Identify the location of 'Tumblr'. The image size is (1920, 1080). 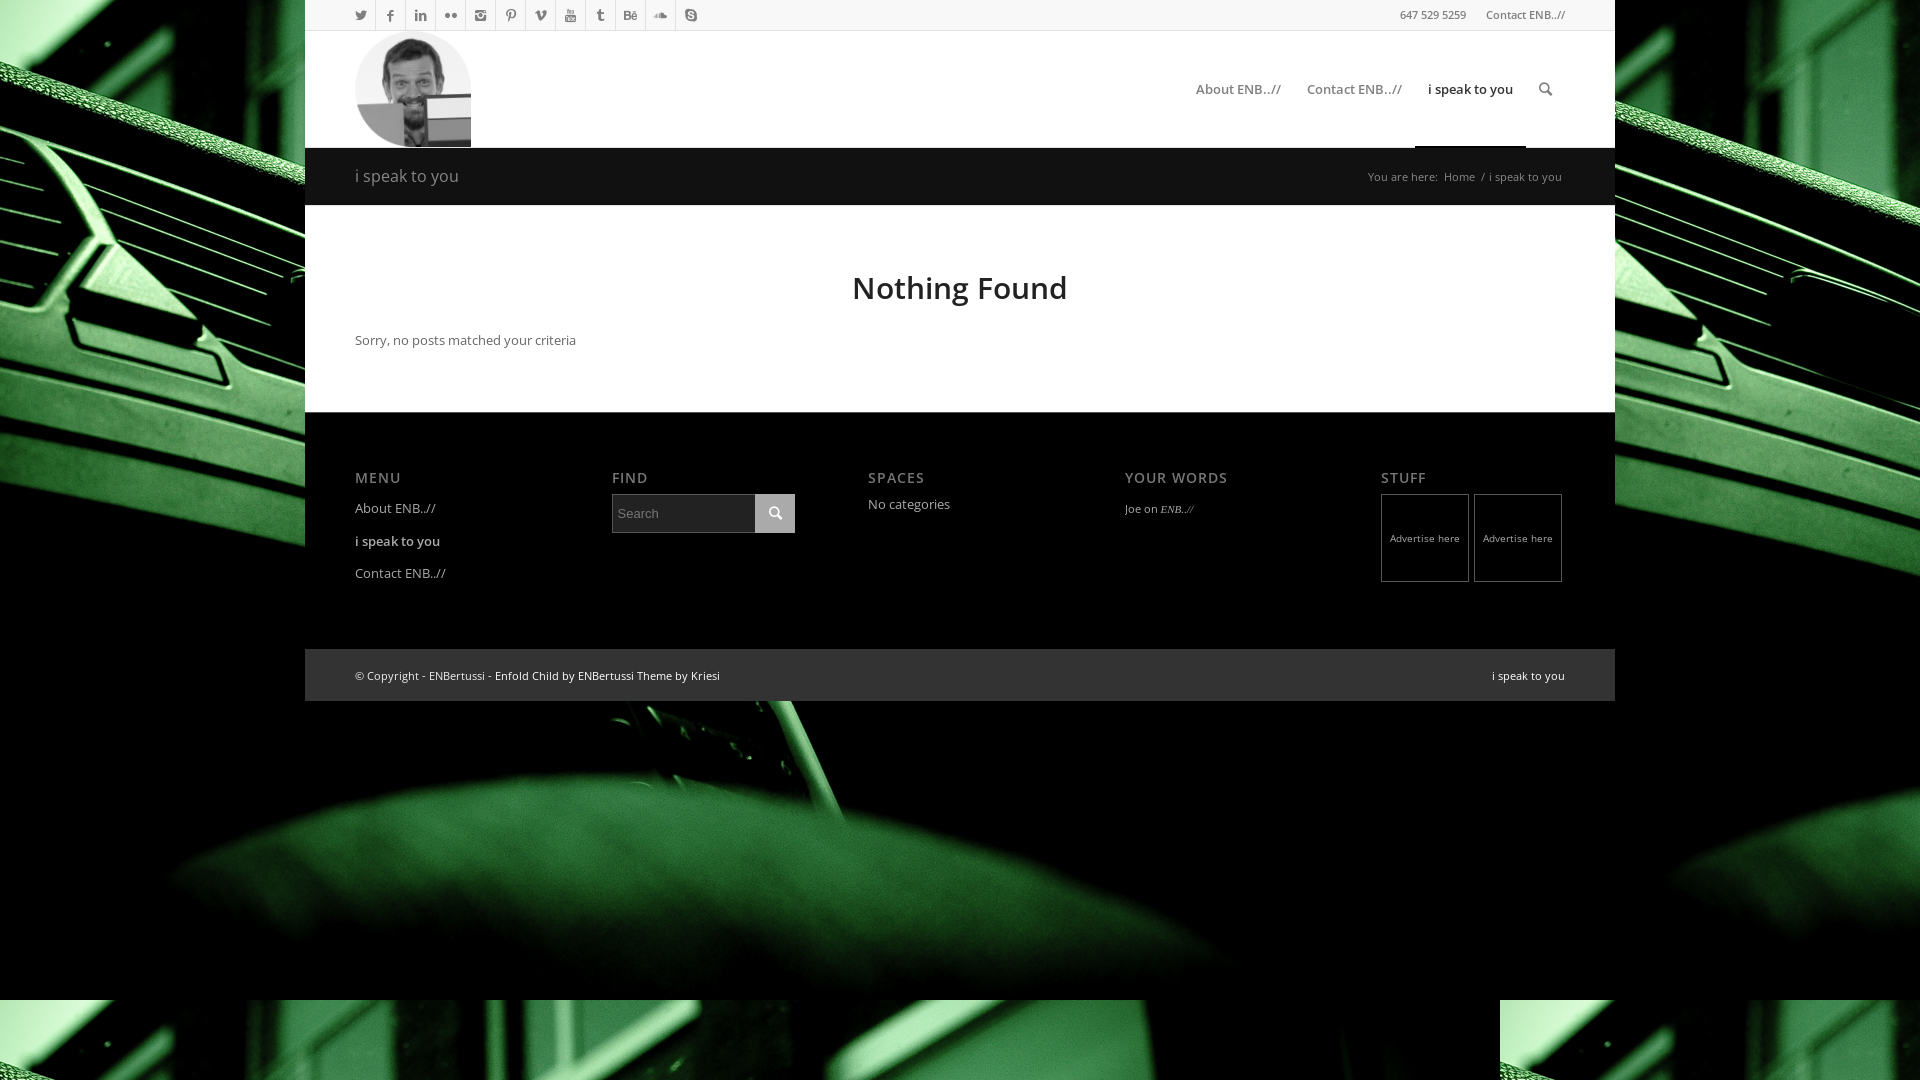
(584, 15).